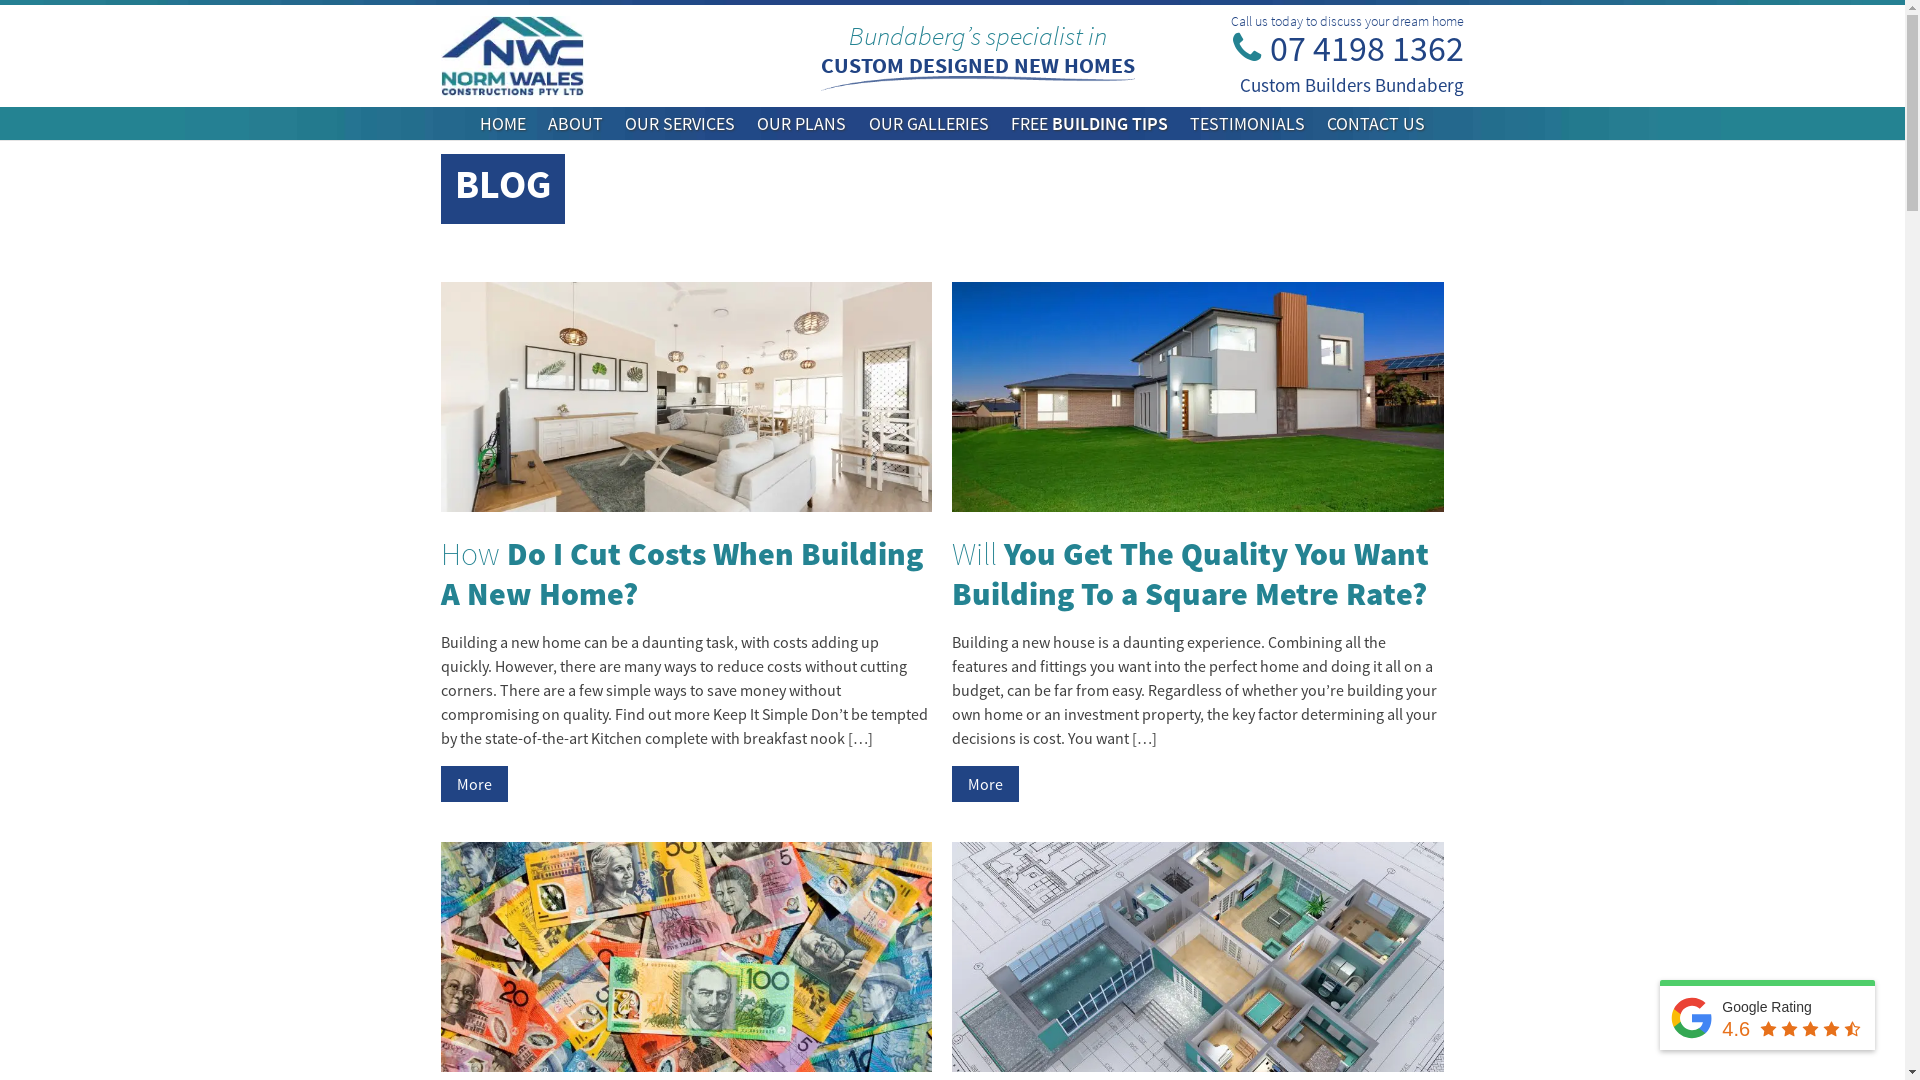  I want to click on 'OUR PLANS', so click(756, 123).